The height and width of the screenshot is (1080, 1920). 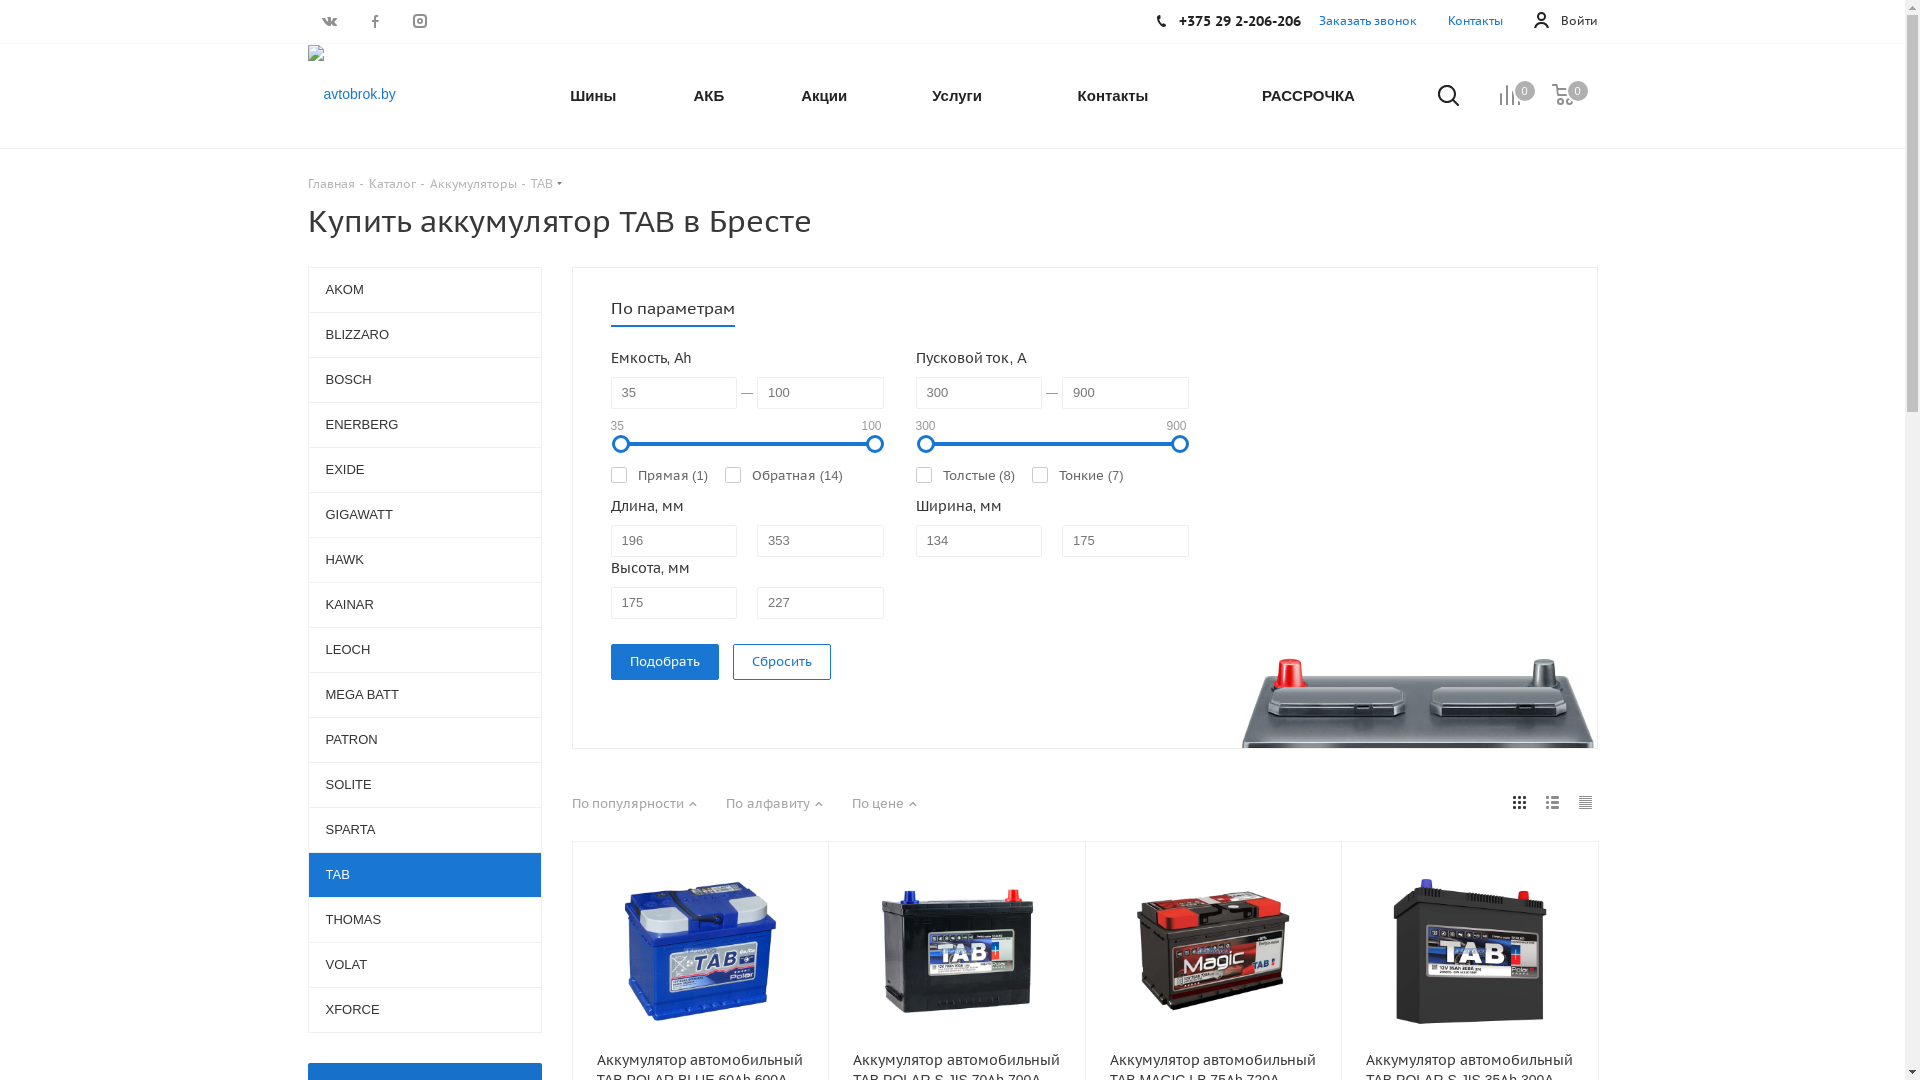 I want to click on 'SPARTA', so click(x=306, y=829).